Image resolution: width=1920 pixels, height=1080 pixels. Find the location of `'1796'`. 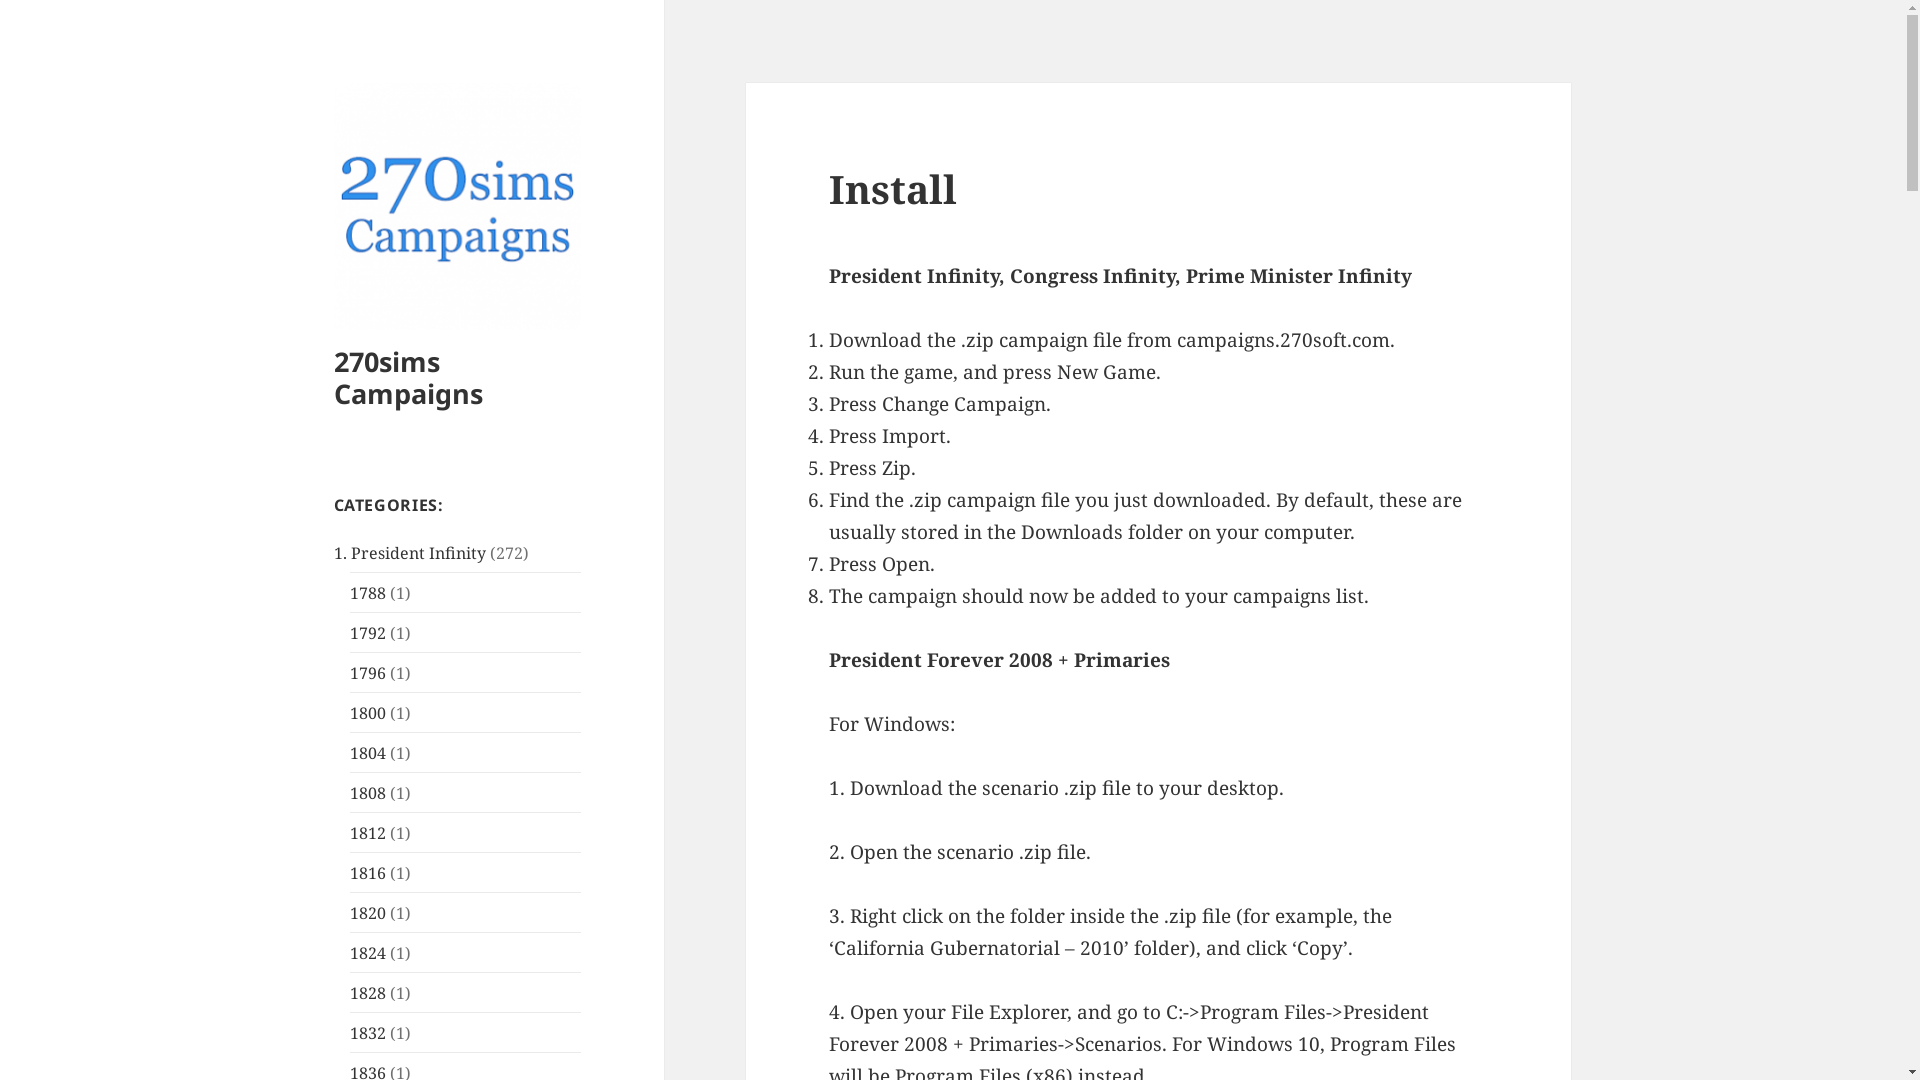

'1796' is located at coordinates (368, 672).